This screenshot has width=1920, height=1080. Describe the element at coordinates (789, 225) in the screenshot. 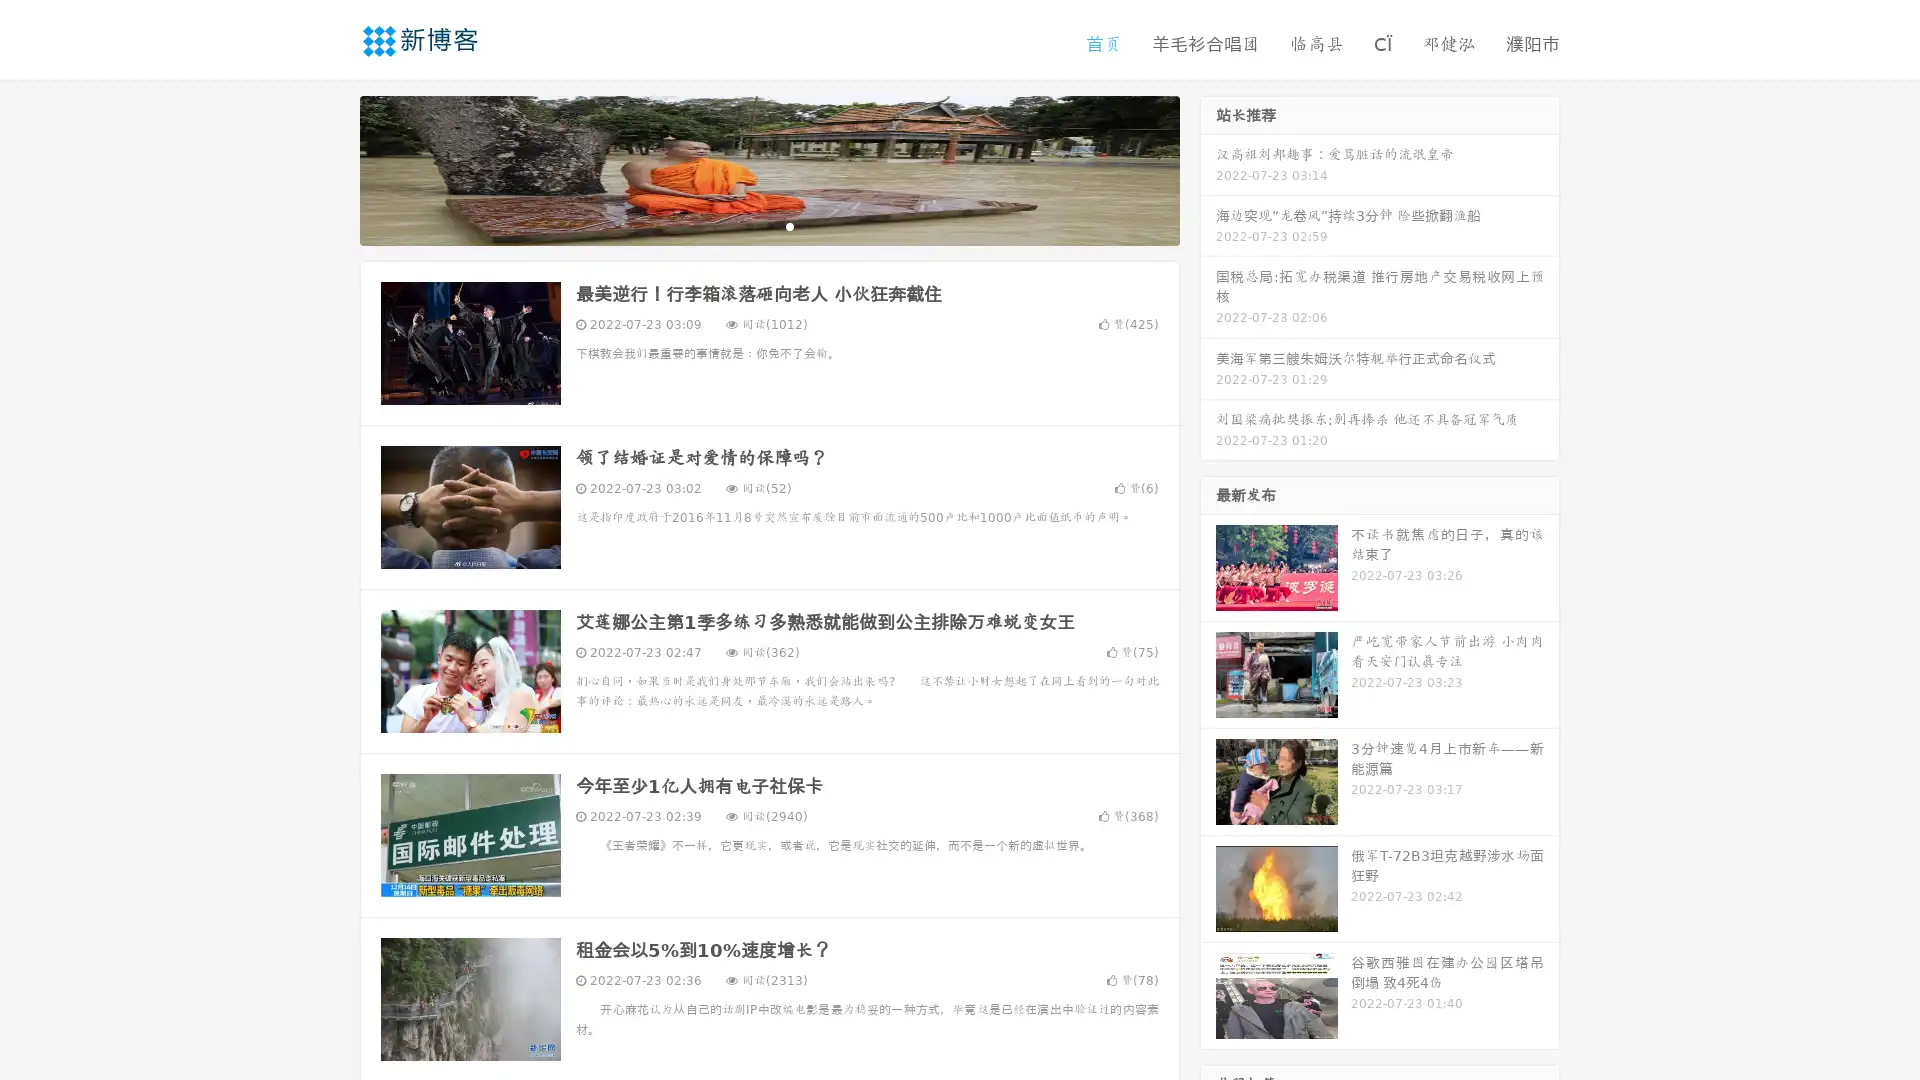

I see `Go to slide 3` at that location.